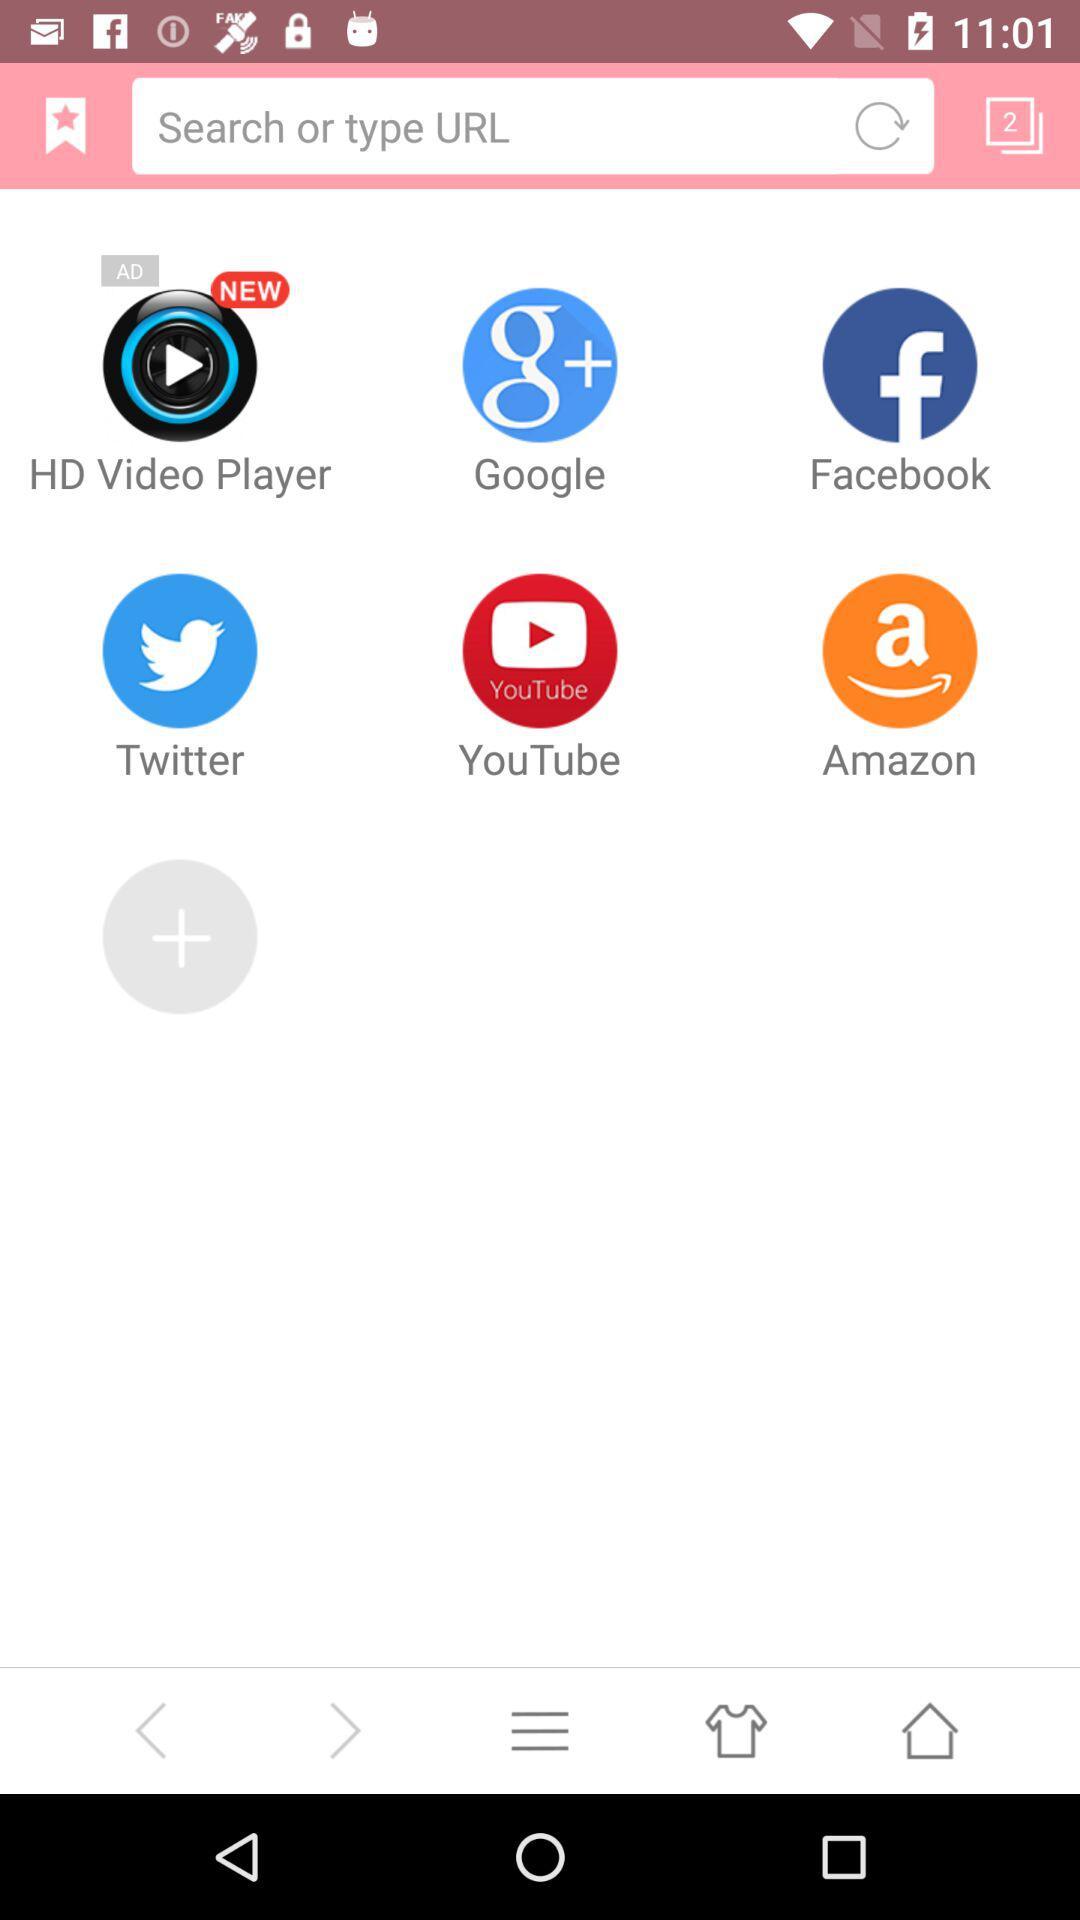 The image size is (1080, 1920). I want to click on send to, so click(929, 1729).